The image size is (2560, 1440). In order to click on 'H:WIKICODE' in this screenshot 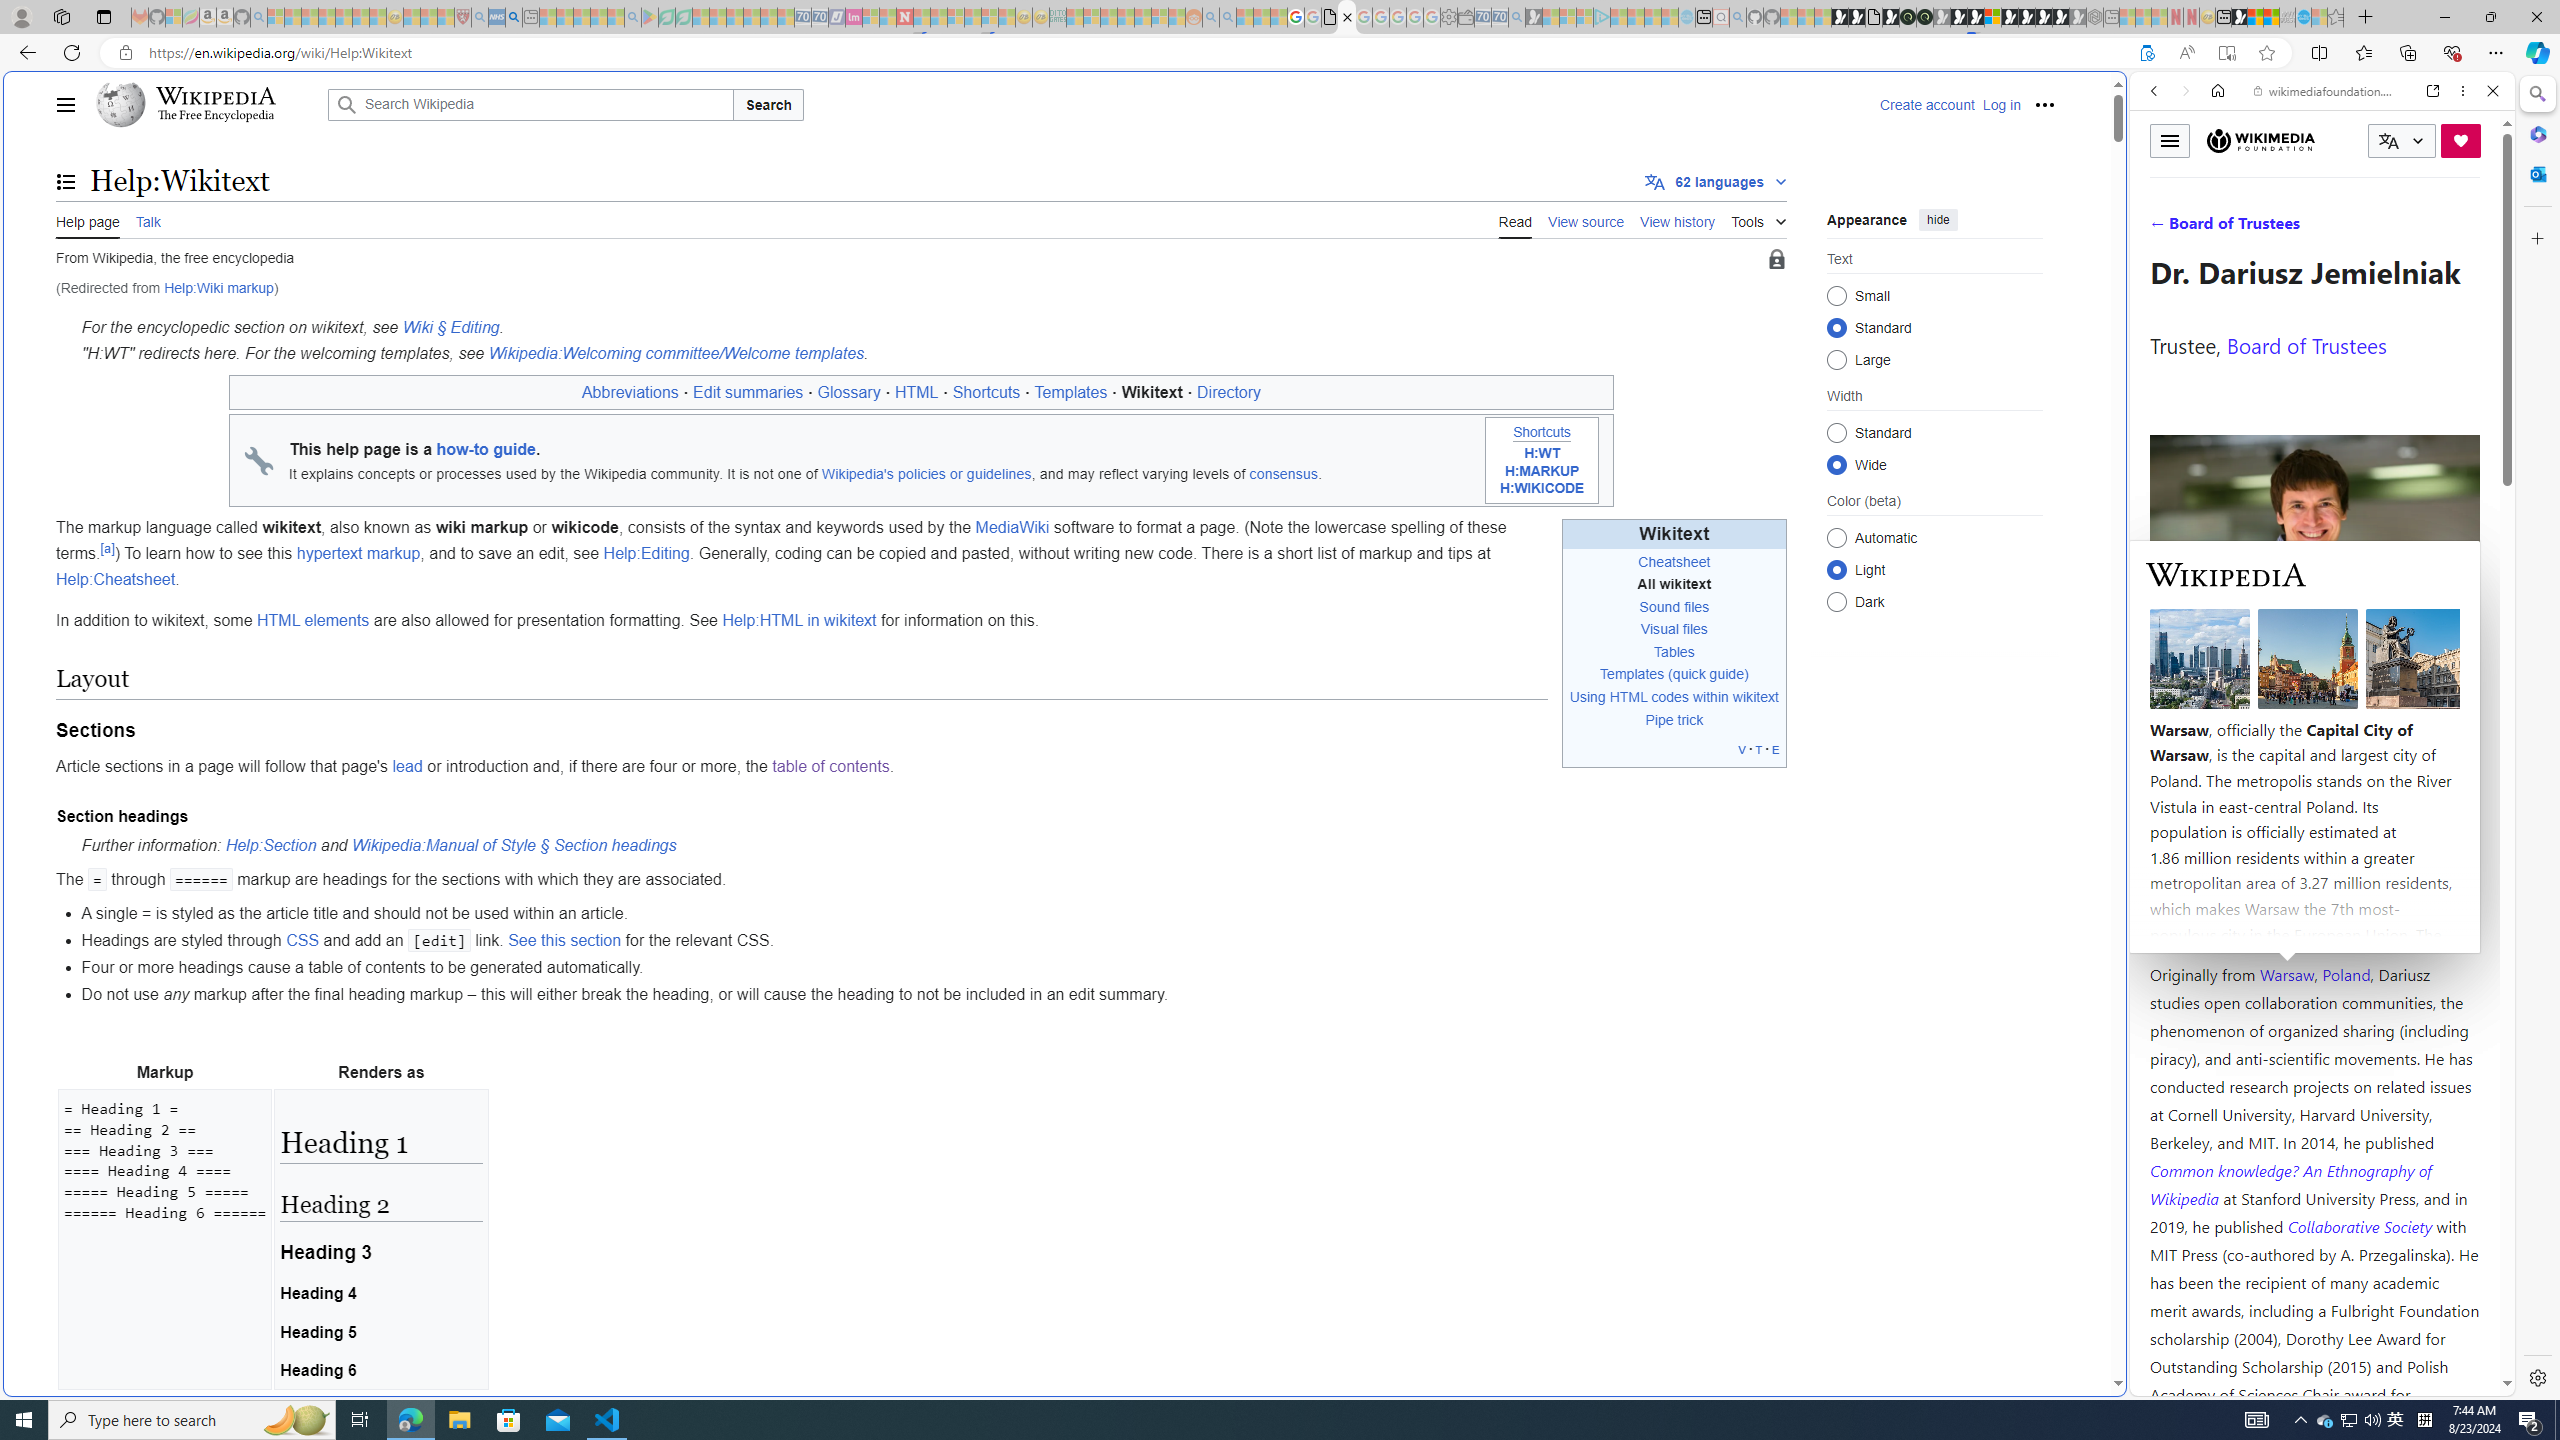, I will do `click(1541, 489)`.